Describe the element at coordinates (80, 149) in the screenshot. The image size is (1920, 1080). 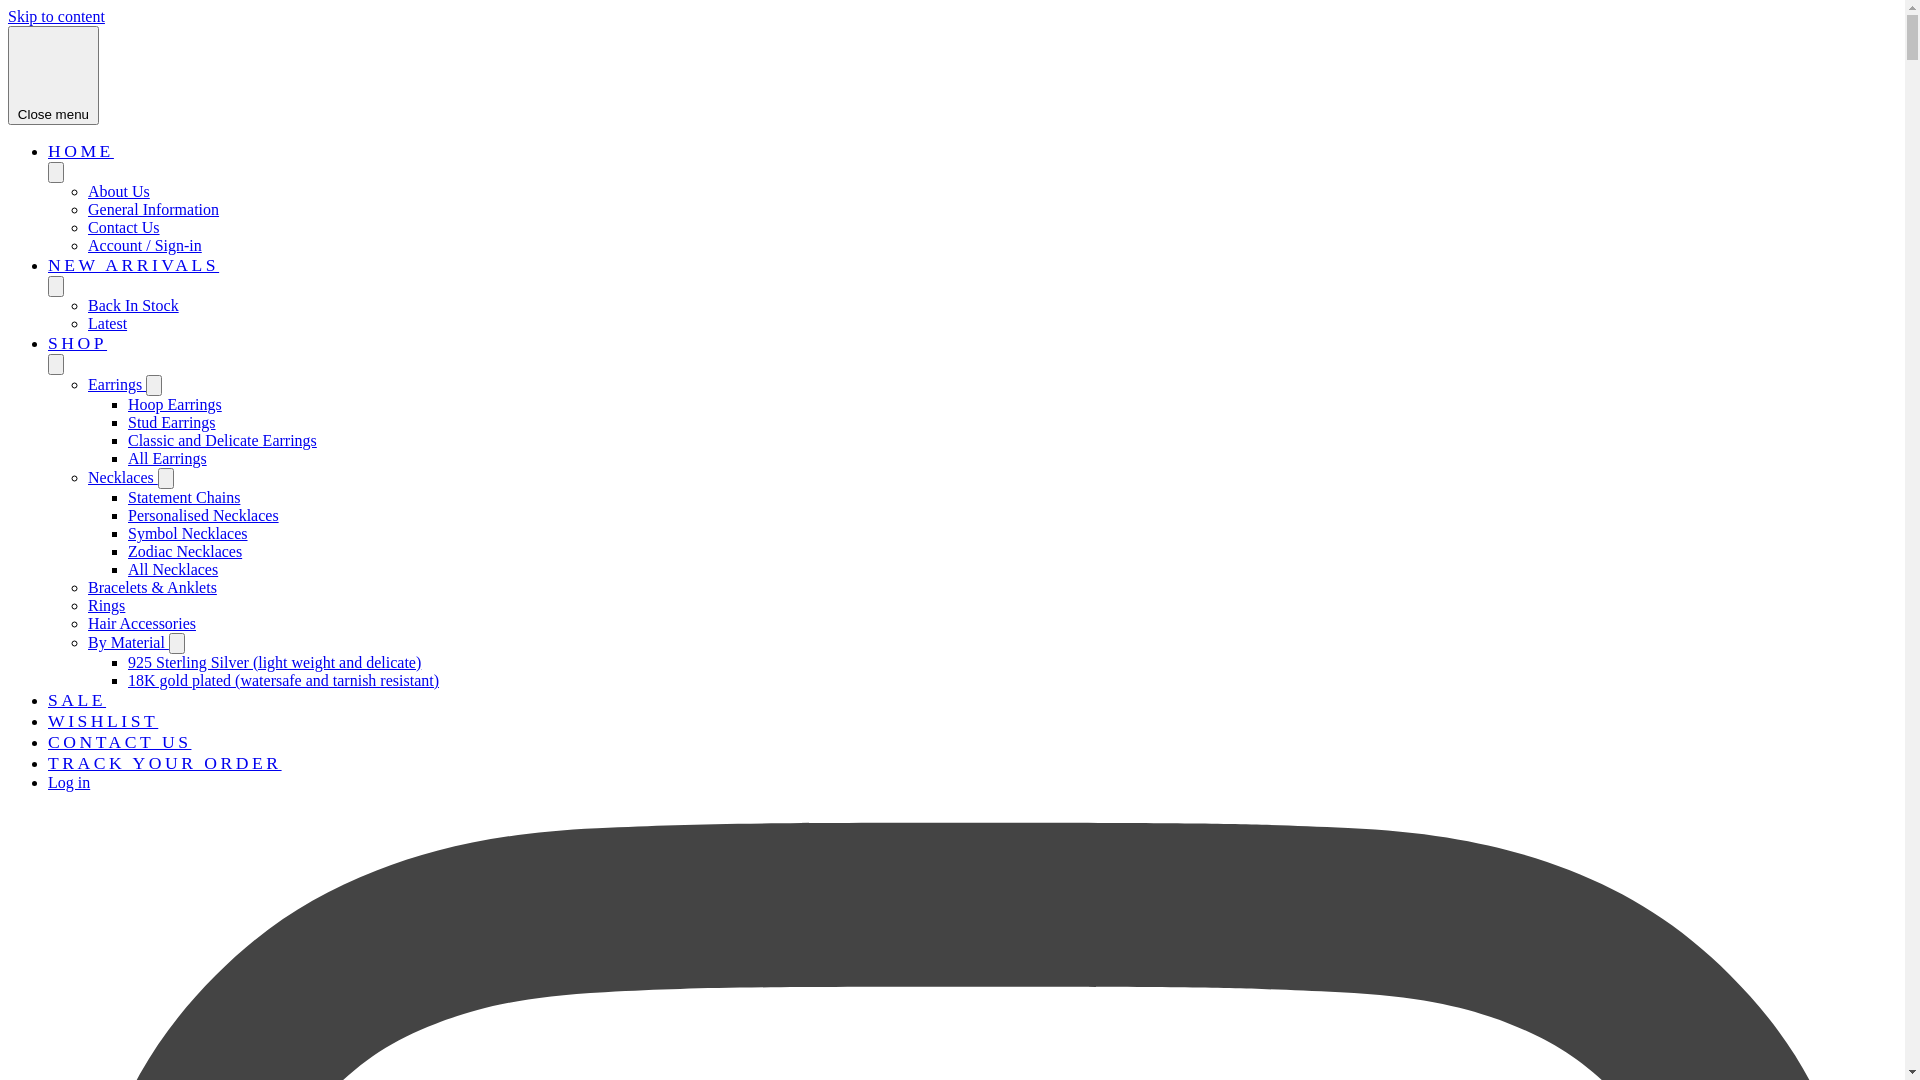
I see `'HOME'` at that location.